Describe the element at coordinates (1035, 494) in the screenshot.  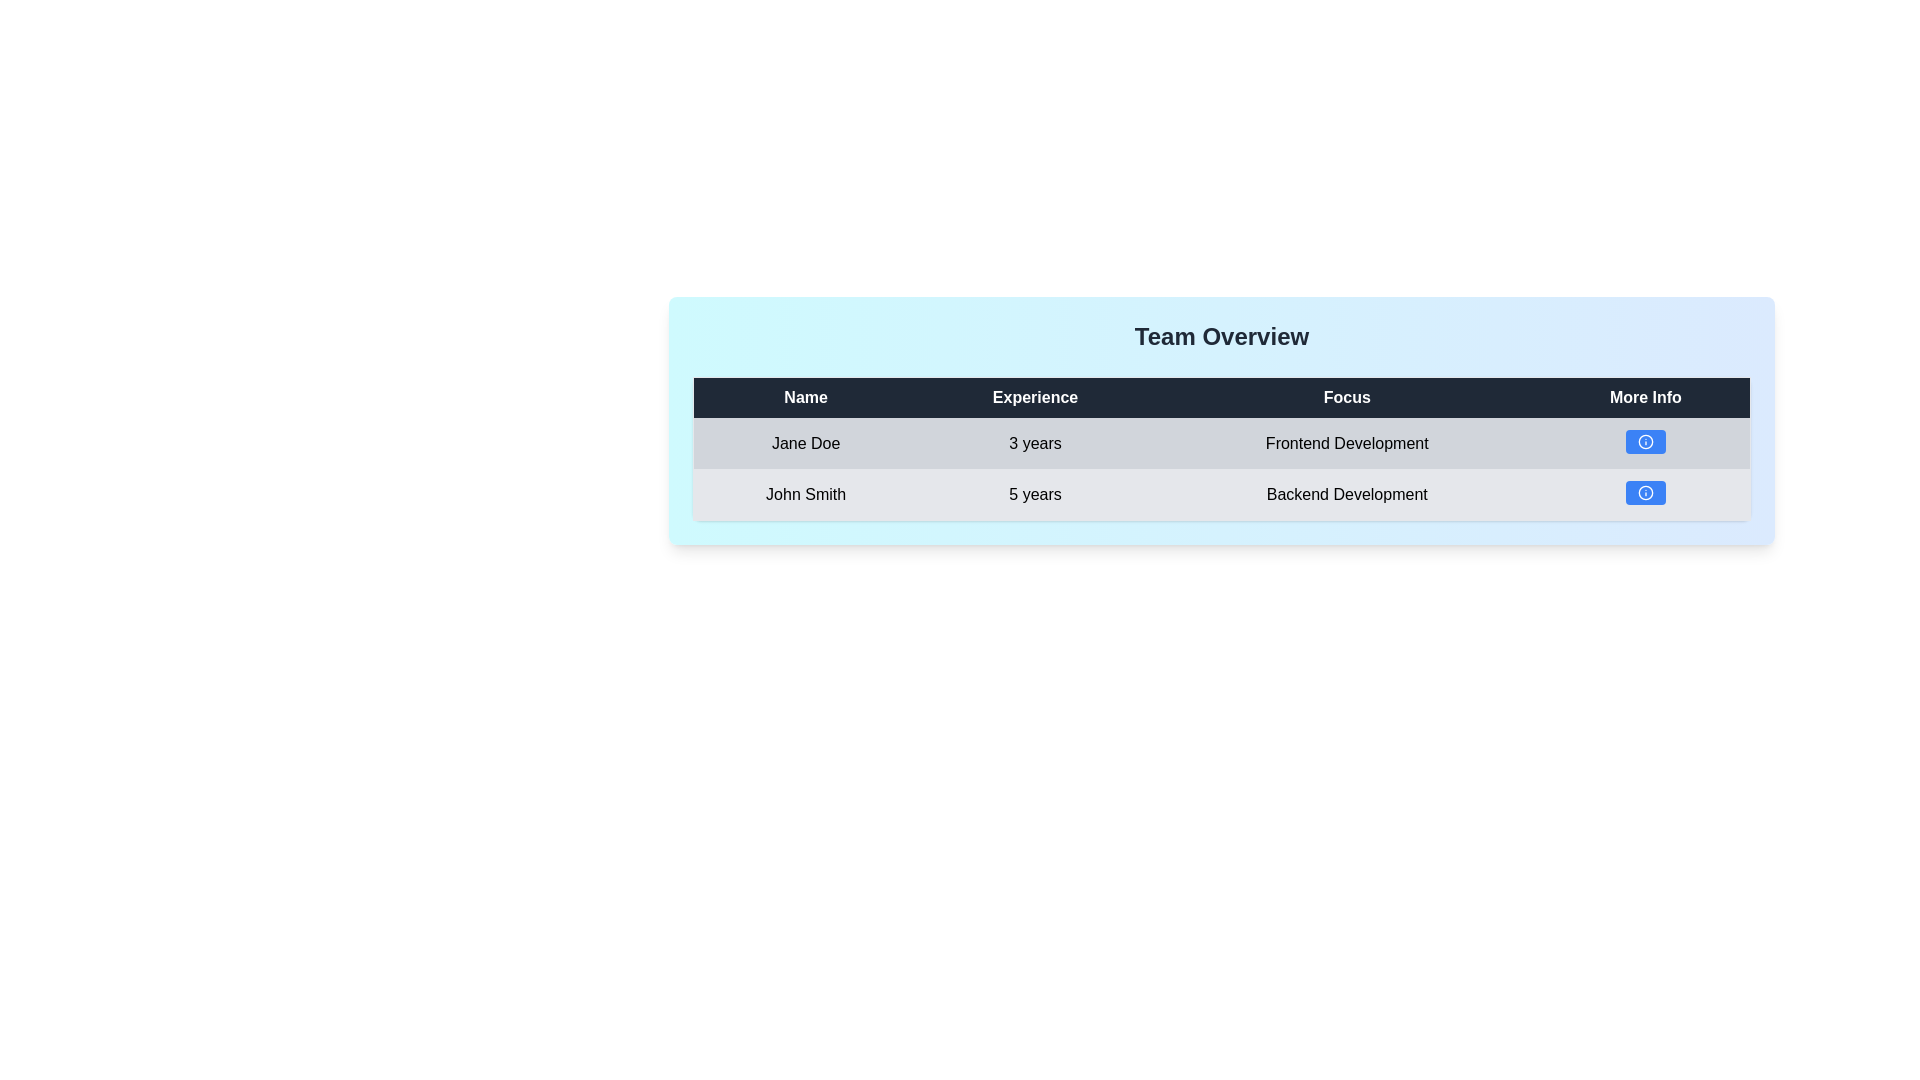
I see `displayed text '5 years' from the text display located in the second column of the second row of the table structure` at that location.